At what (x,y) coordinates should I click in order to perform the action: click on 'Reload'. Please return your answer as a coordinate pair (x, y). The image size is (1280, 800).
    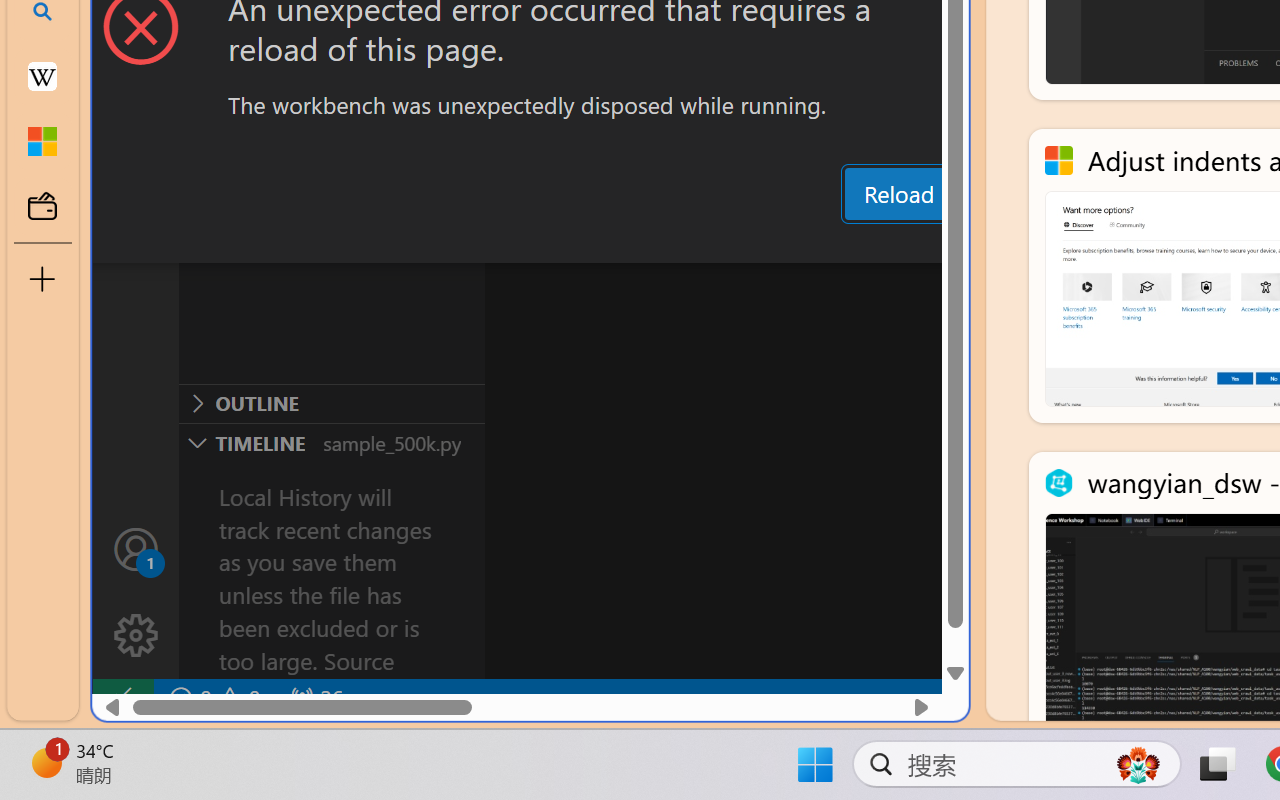
    Looking at the image, I should click on (897, 192).